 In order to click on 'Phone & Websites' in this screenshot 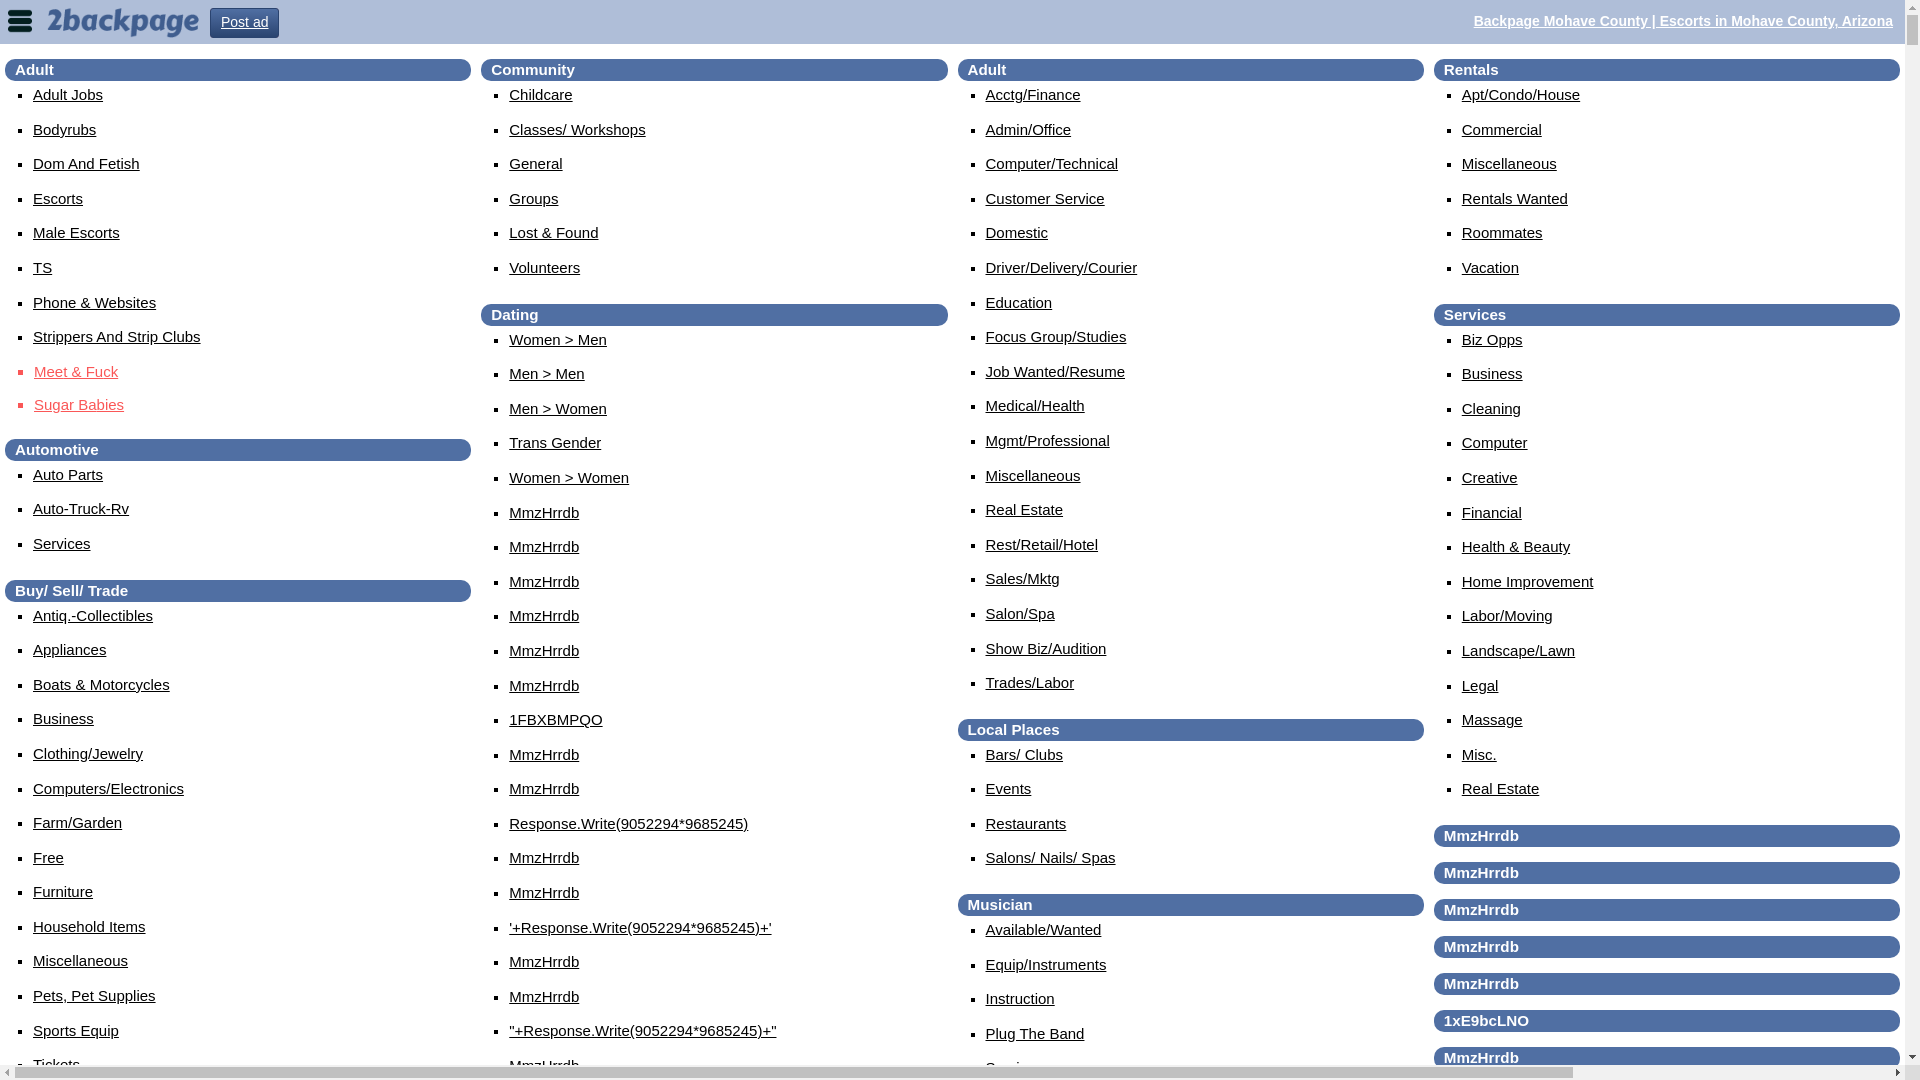, I will do `click(93, 302)`.